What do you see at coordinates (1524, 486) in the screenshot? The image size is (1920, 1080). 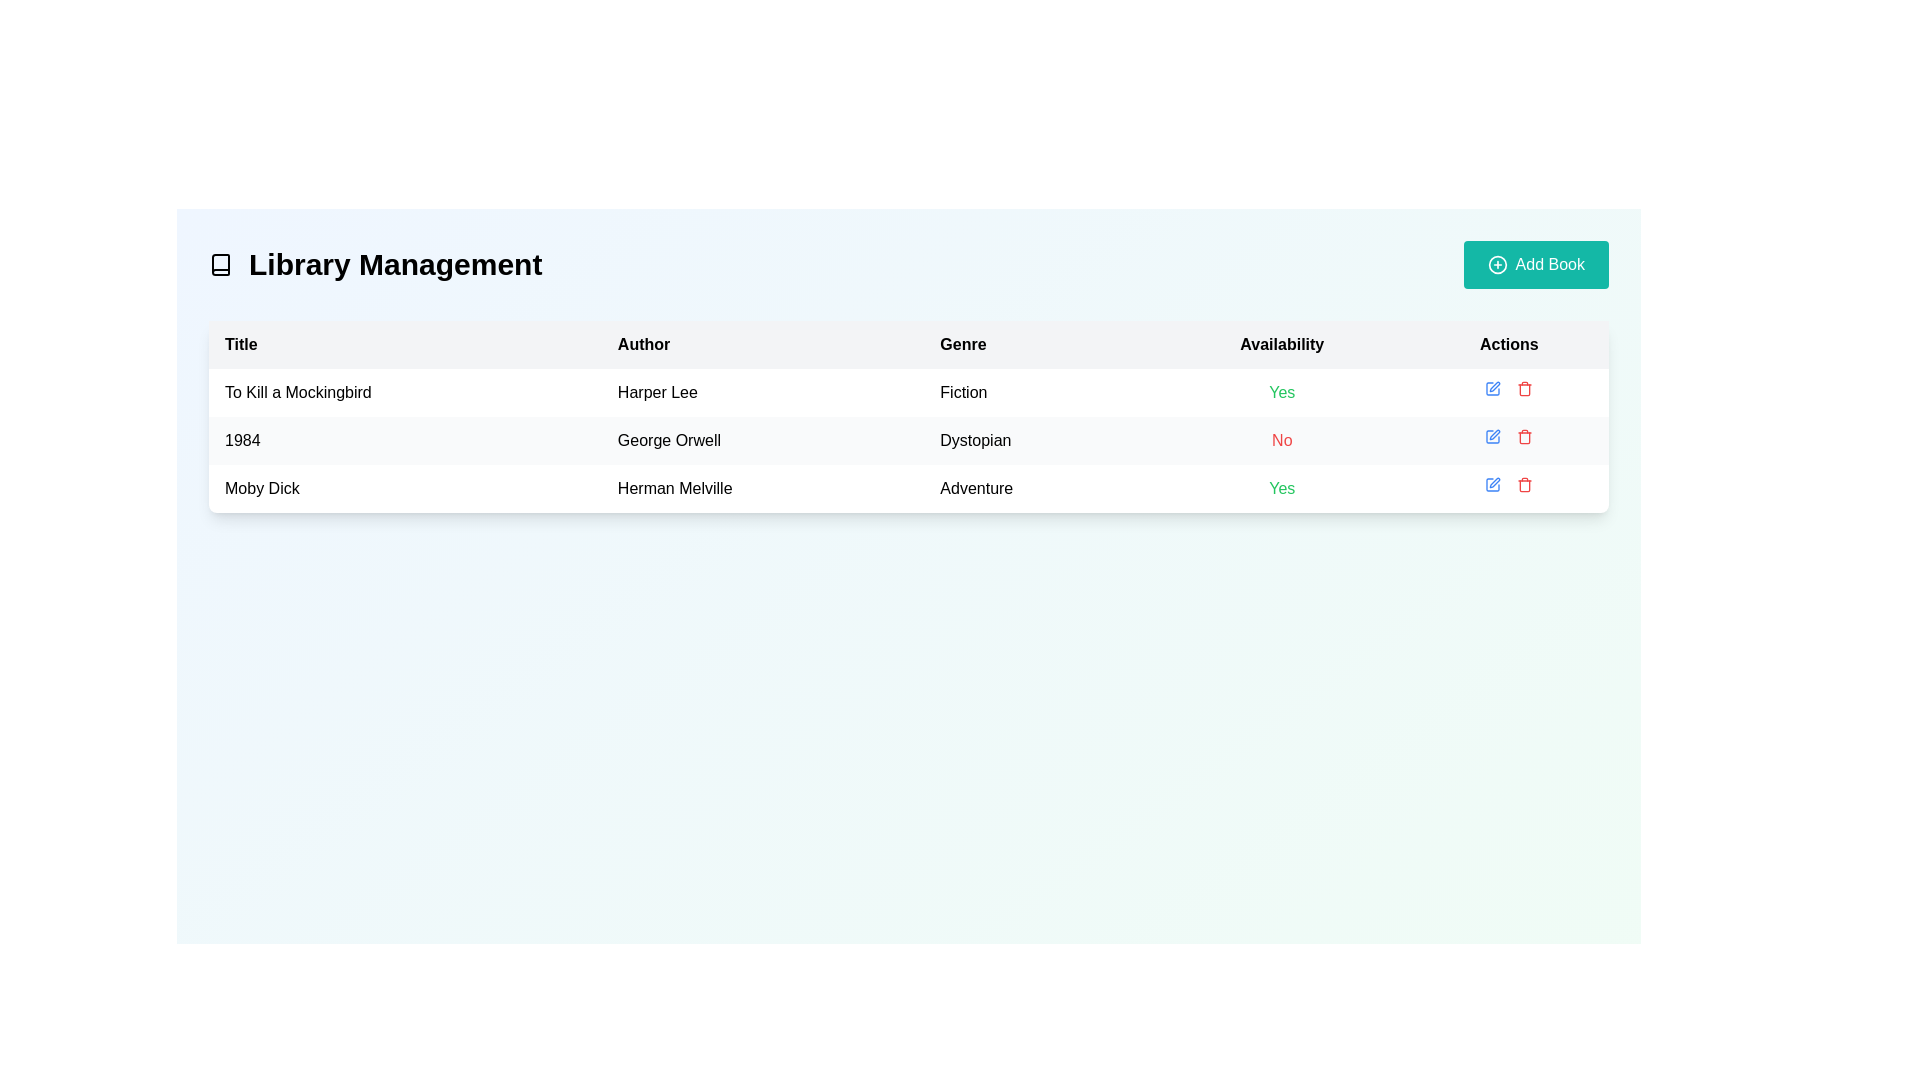 I see `the trash can icon located in the 'Actions' column of the third row in the list-style data table, which suggests a delete or remove function` at bounding box center [1524, 486].